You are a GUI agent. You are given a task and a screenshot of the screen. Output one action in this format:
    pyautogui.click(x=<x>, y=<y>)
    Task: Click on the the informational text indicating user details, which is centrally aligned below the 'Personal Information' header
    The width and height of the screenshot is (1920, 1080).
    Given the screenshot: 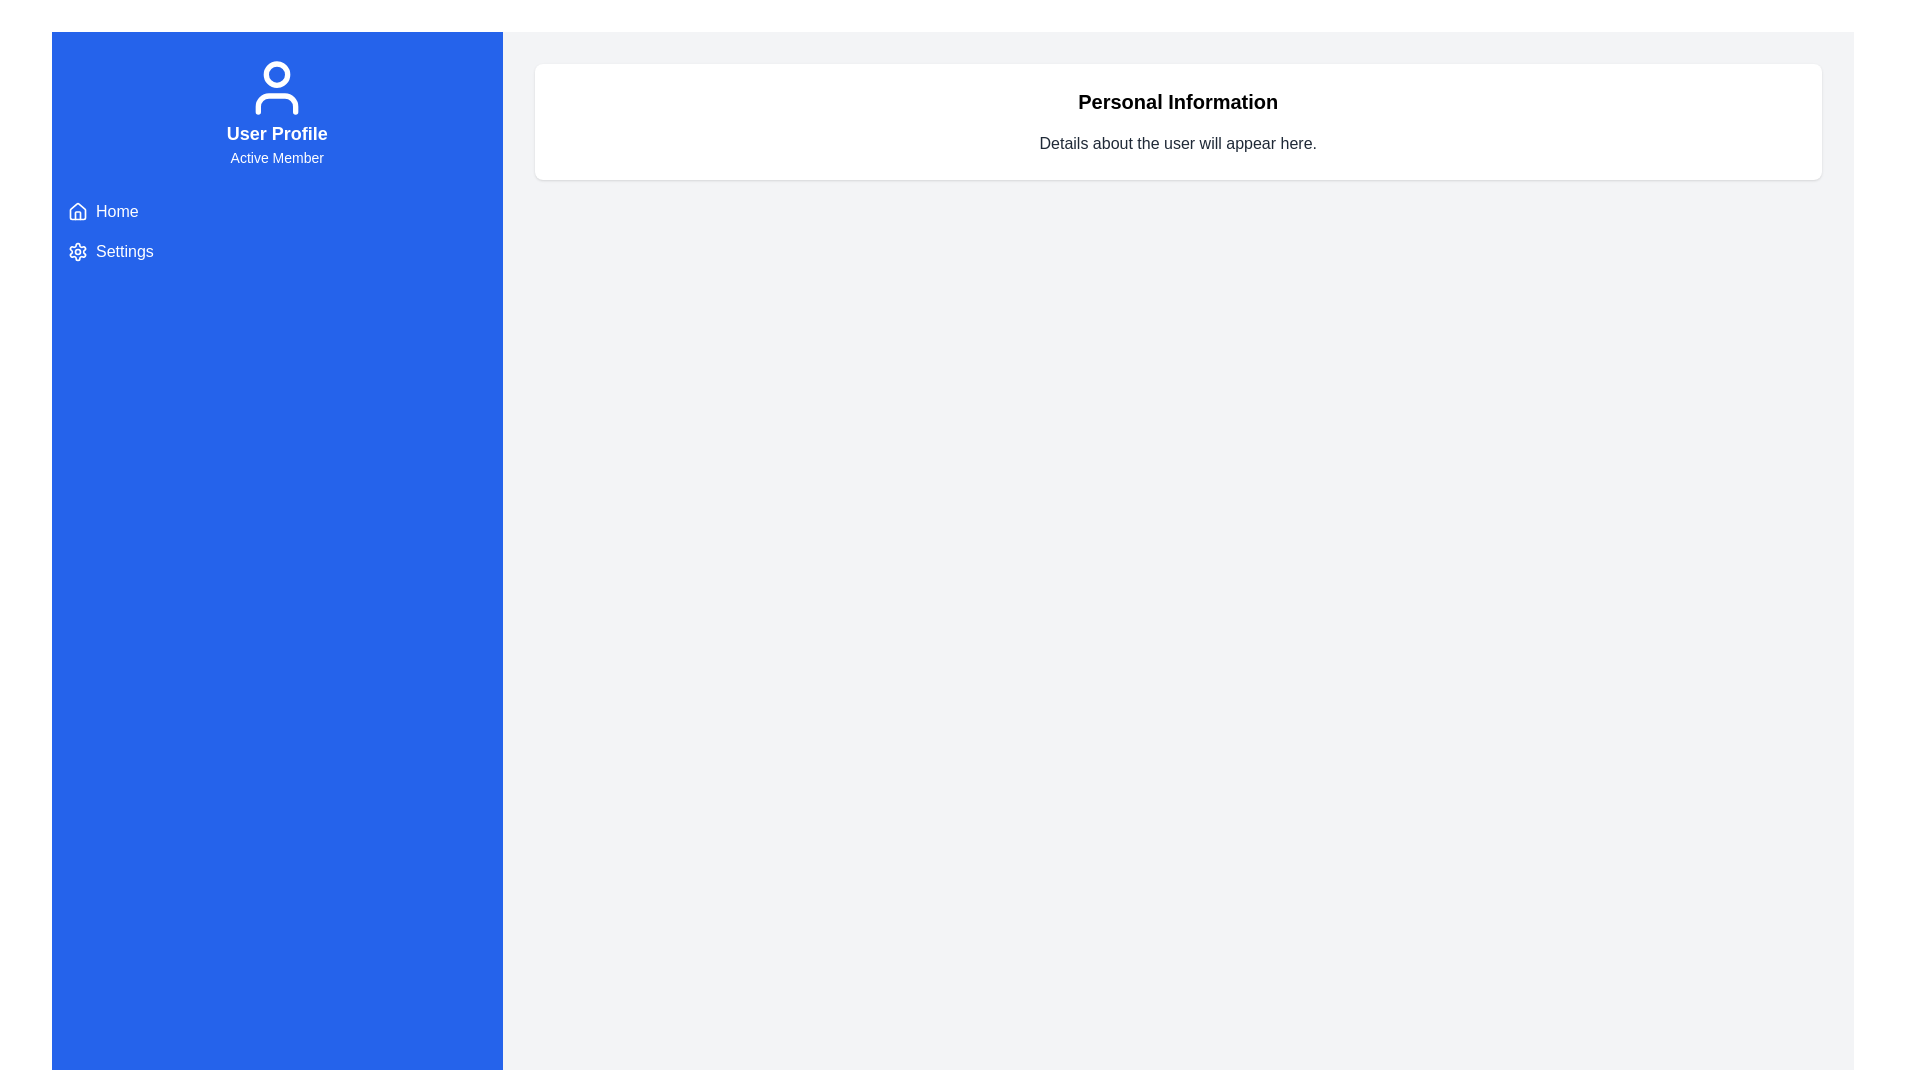 What is the action you would take?
    pyautogui.click(x=1178, y=142)
    